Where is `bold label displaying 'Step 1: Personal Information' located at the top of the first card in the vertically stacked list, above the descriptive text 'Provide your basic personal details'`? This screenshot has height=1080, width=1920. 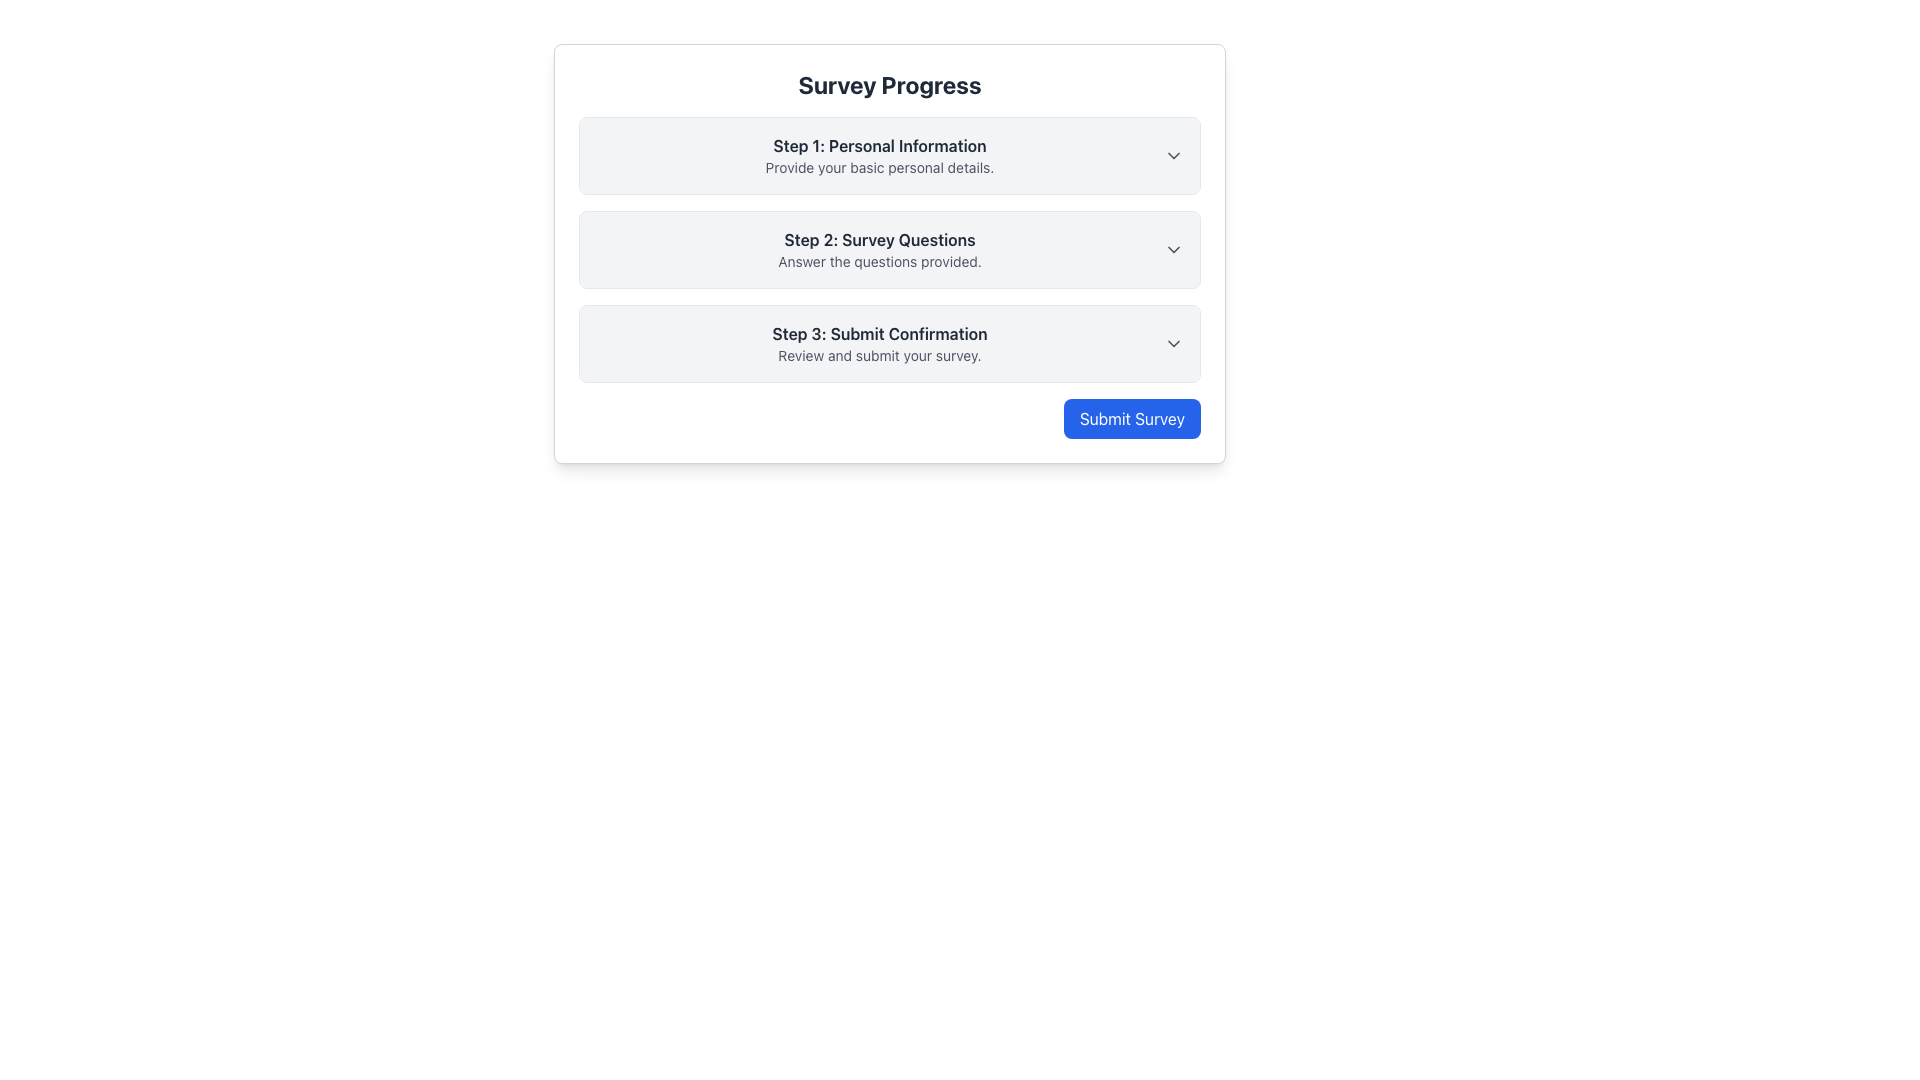
bold label displaying 'Step 1: Personal Information' located at the top of the first card in the vertically stacked list, above the descriptive text 'Provide your basic personal details' is located at coordinates (879, 145).